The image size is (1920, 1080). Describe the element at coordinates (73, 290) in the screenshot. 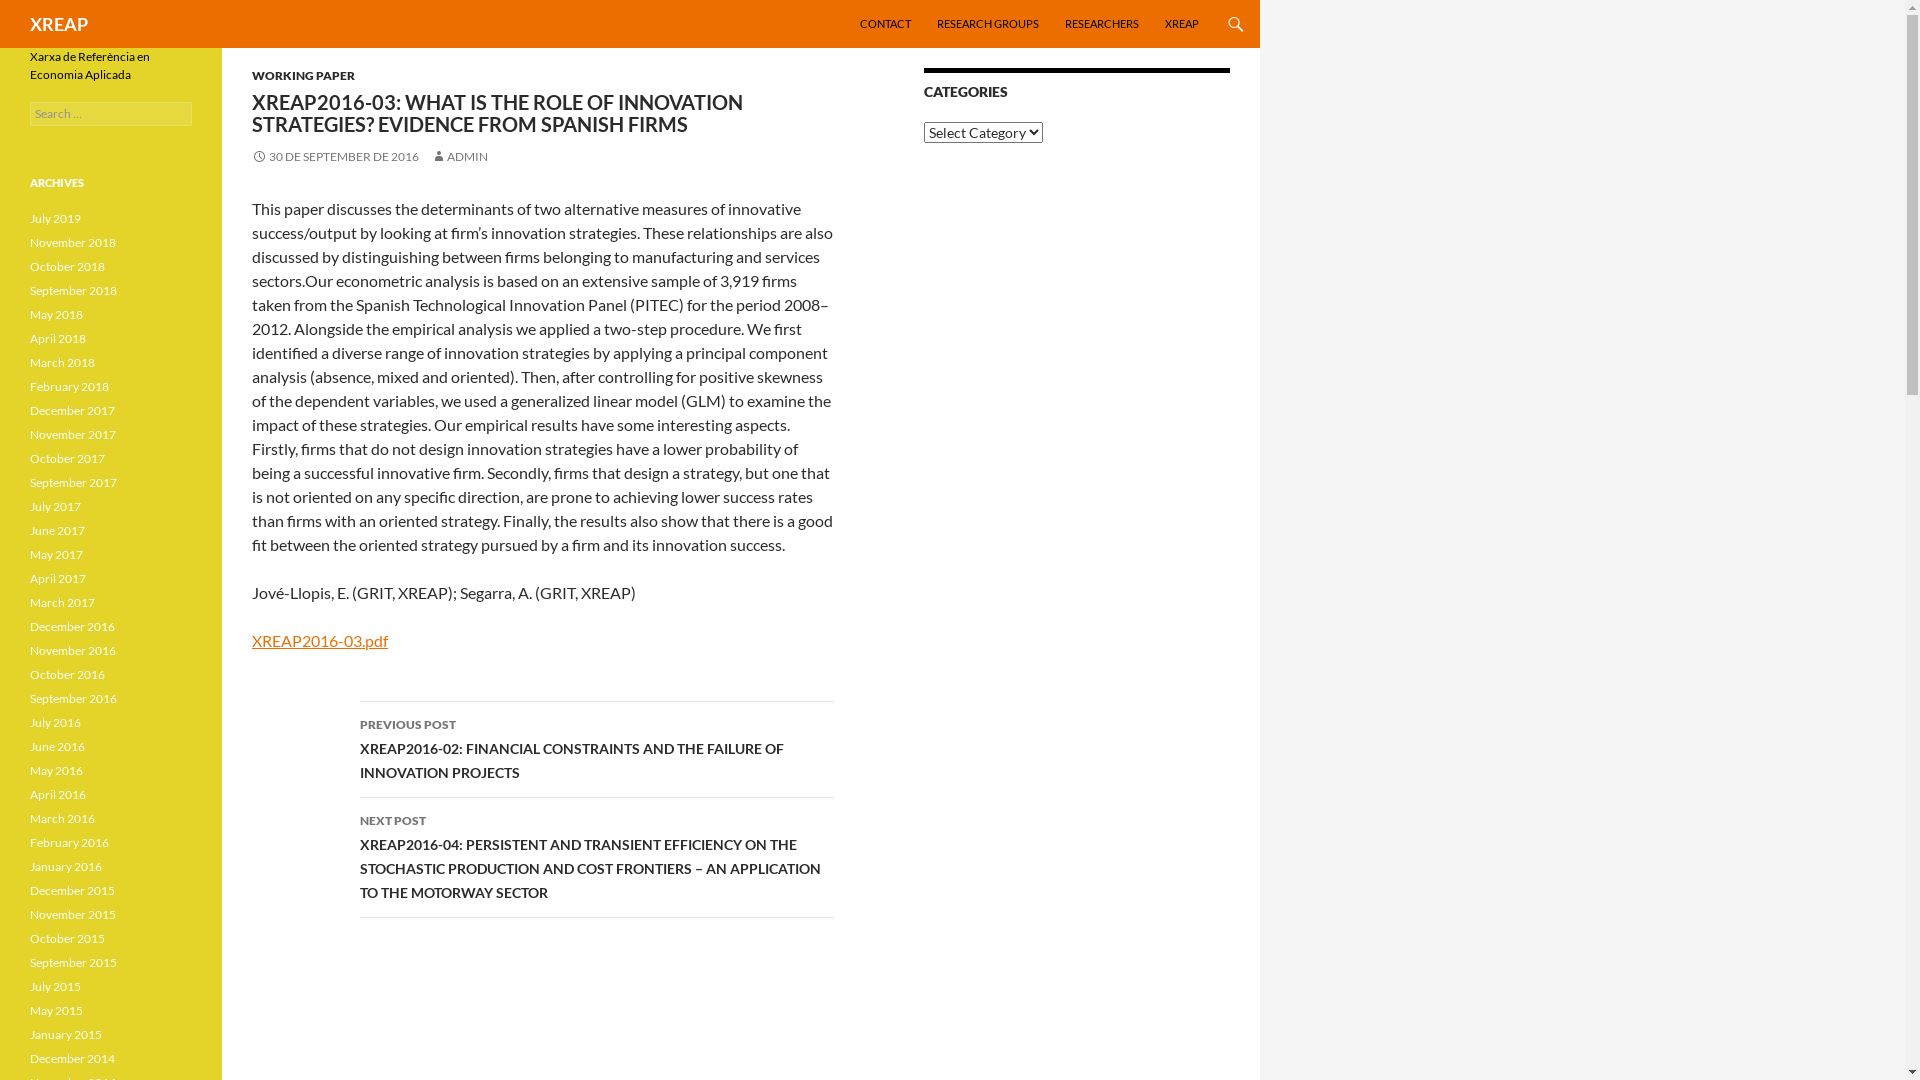

I see `'September 2018'` at that location.